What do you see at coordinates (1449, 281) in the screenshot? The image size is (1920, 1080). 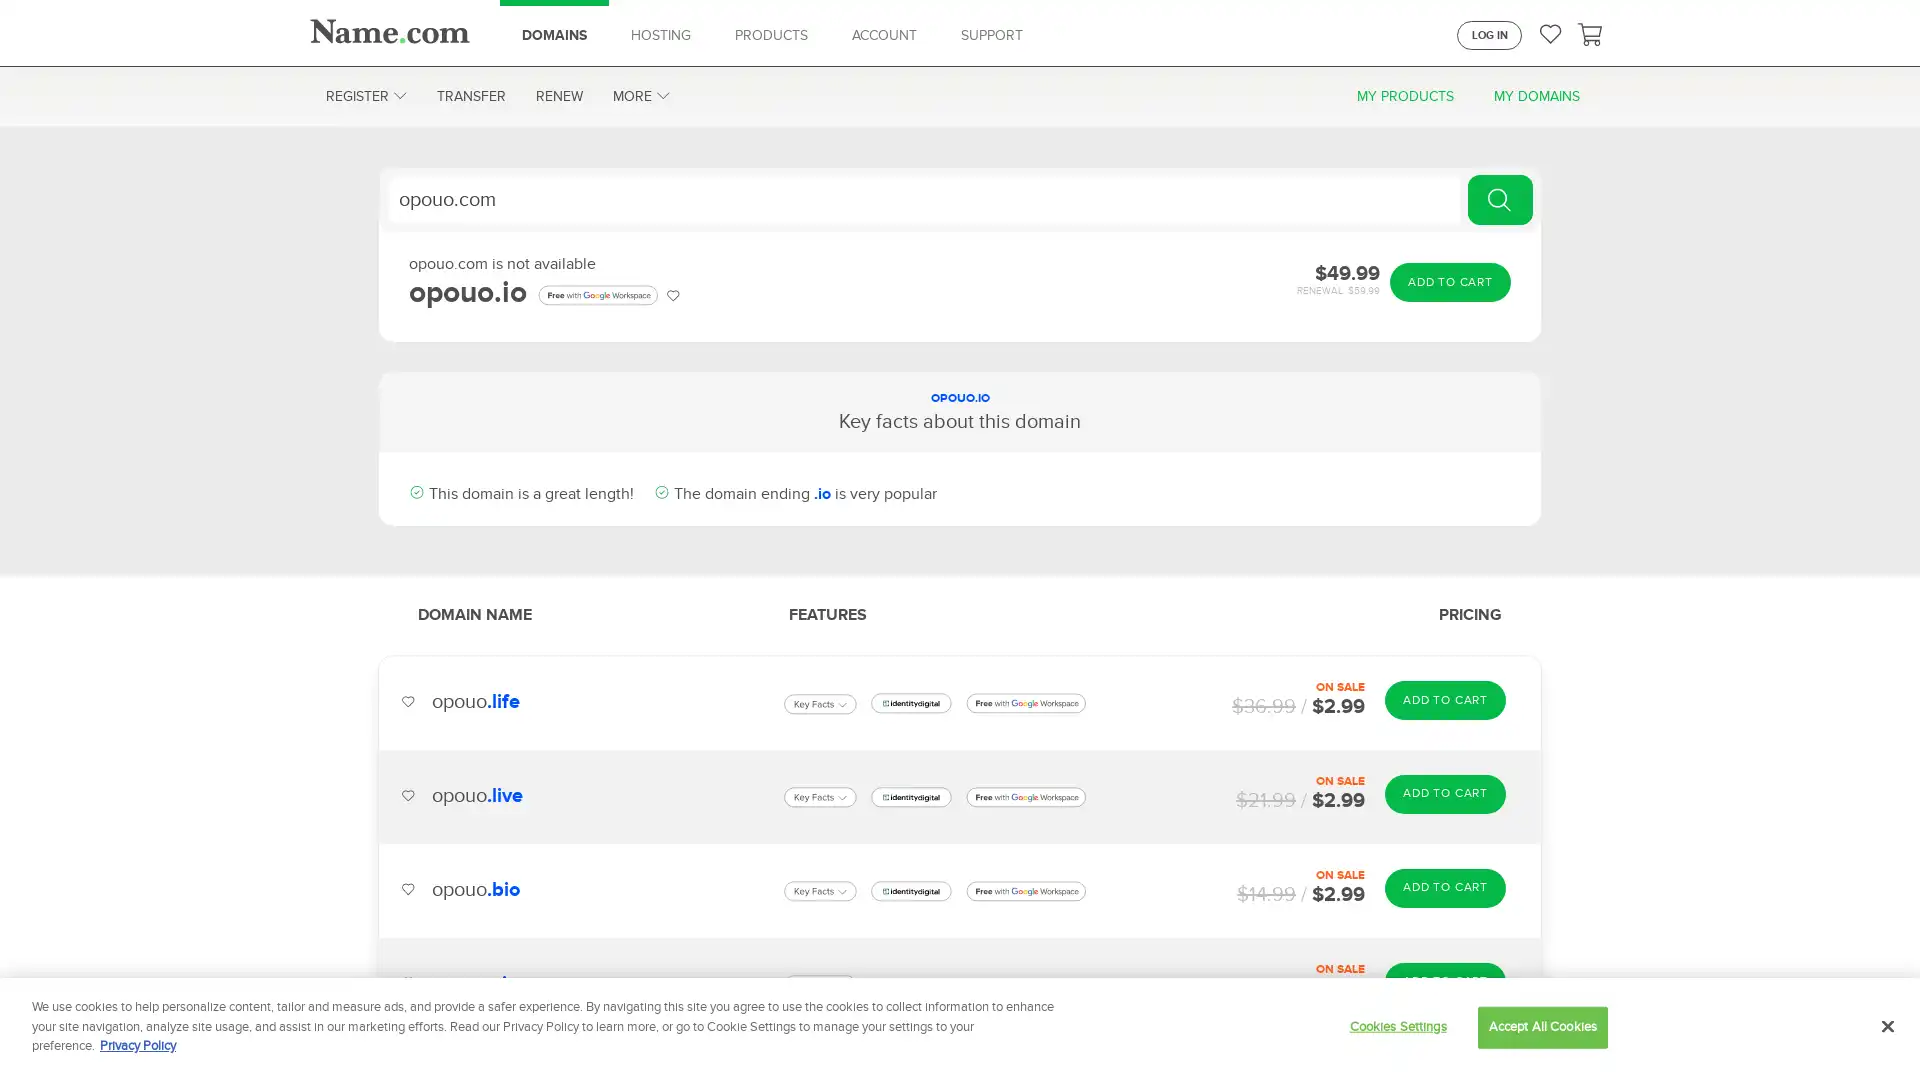 I see `ADD TO CART` at bounding box center [1449, 281].